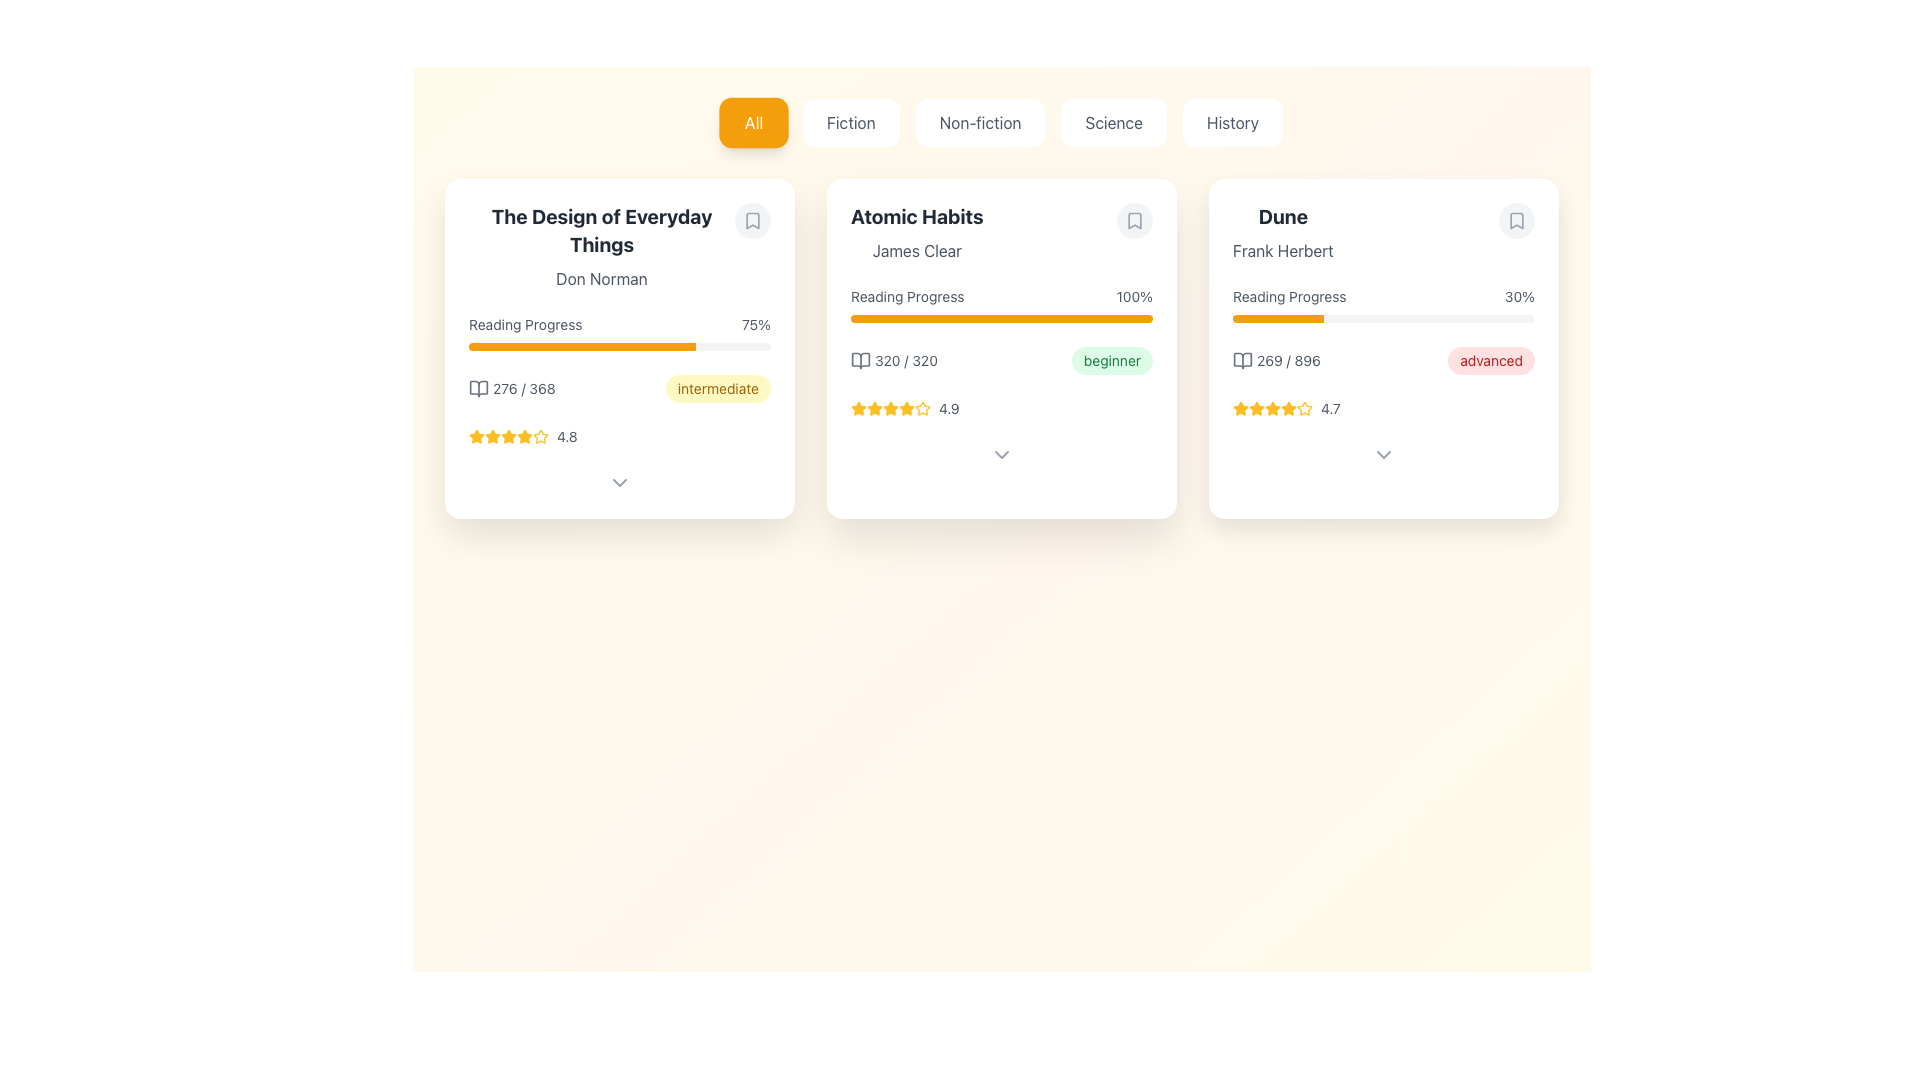 The height and width of the screenshot is (1080, 1920). Describe the element at coordinates (1002, 304) in the screenshot. I see `the reading progress element for the book 'Atomic Habits', which visually represents 100% completion and is located between the author name 'James Clear' and the reading details '320 / 320'` at that location.